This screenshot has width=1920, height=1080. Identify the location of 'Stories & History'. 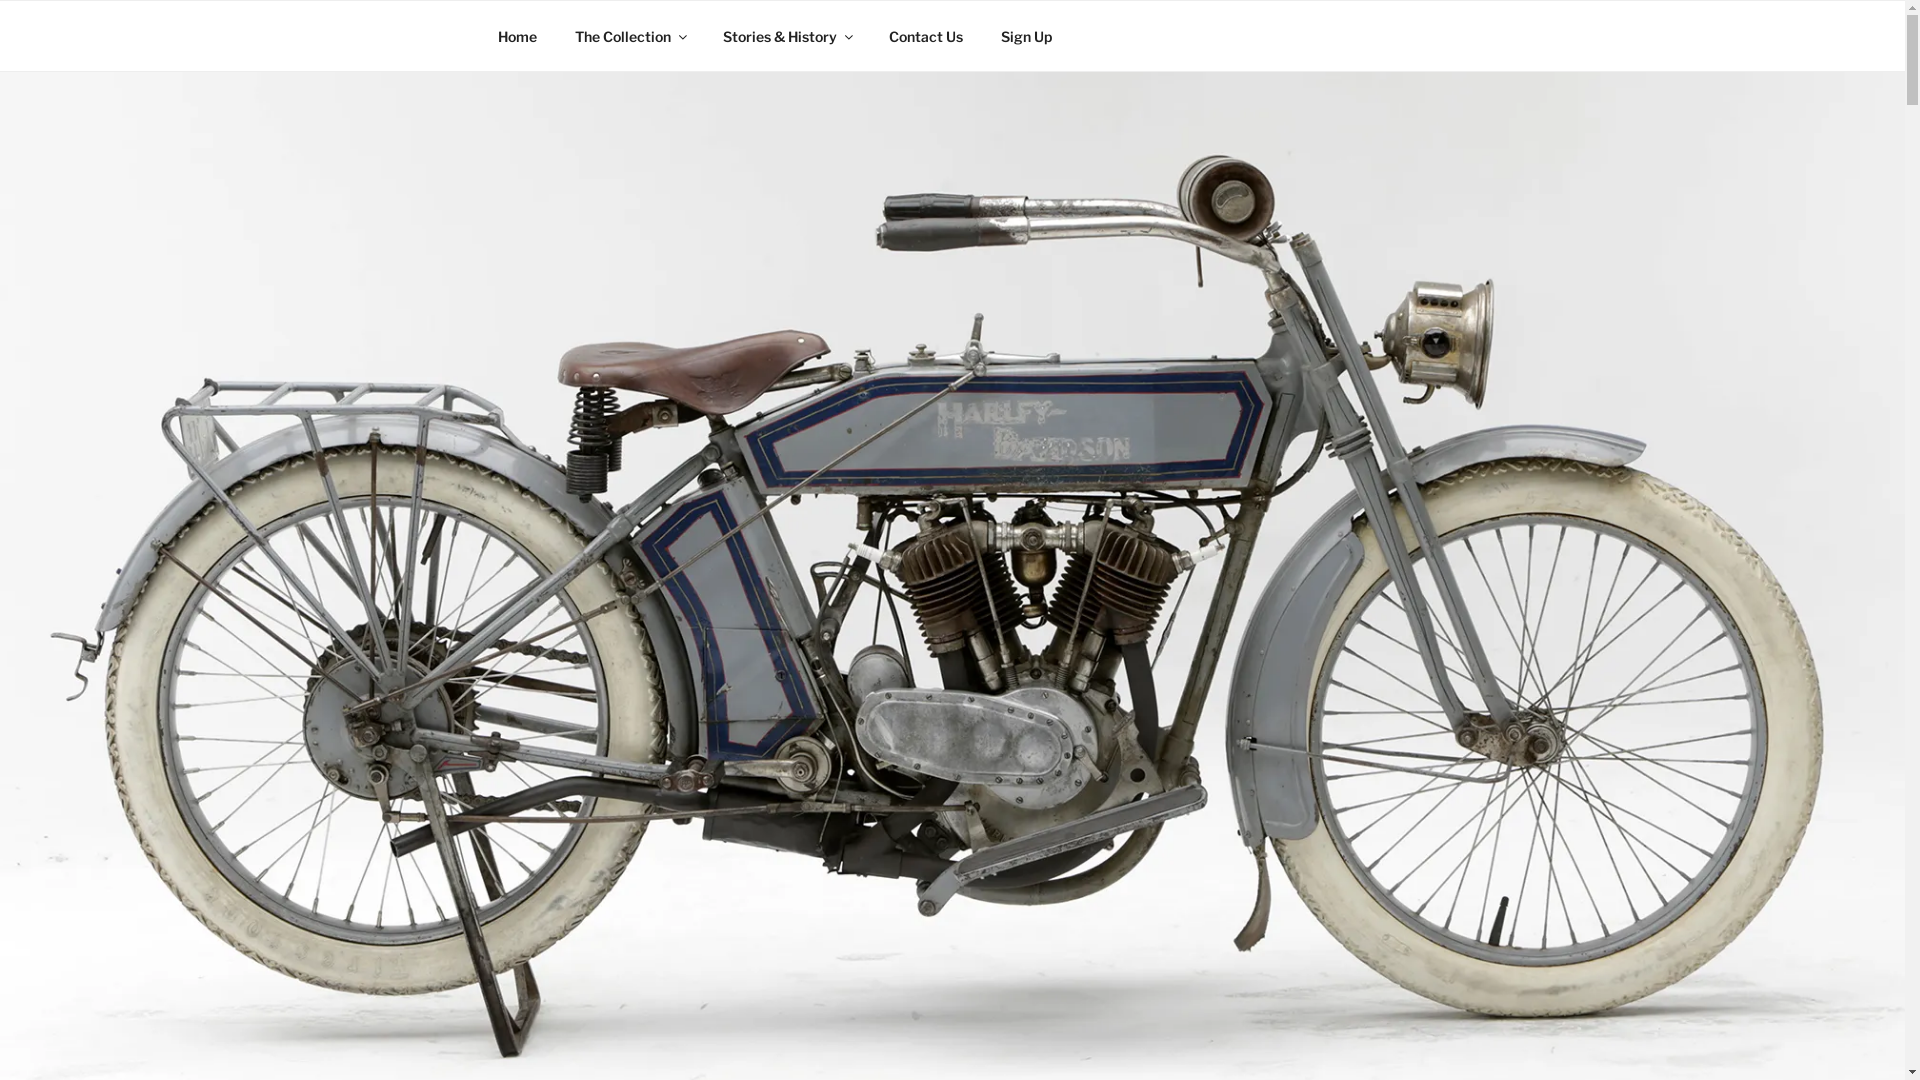
(786, 36).